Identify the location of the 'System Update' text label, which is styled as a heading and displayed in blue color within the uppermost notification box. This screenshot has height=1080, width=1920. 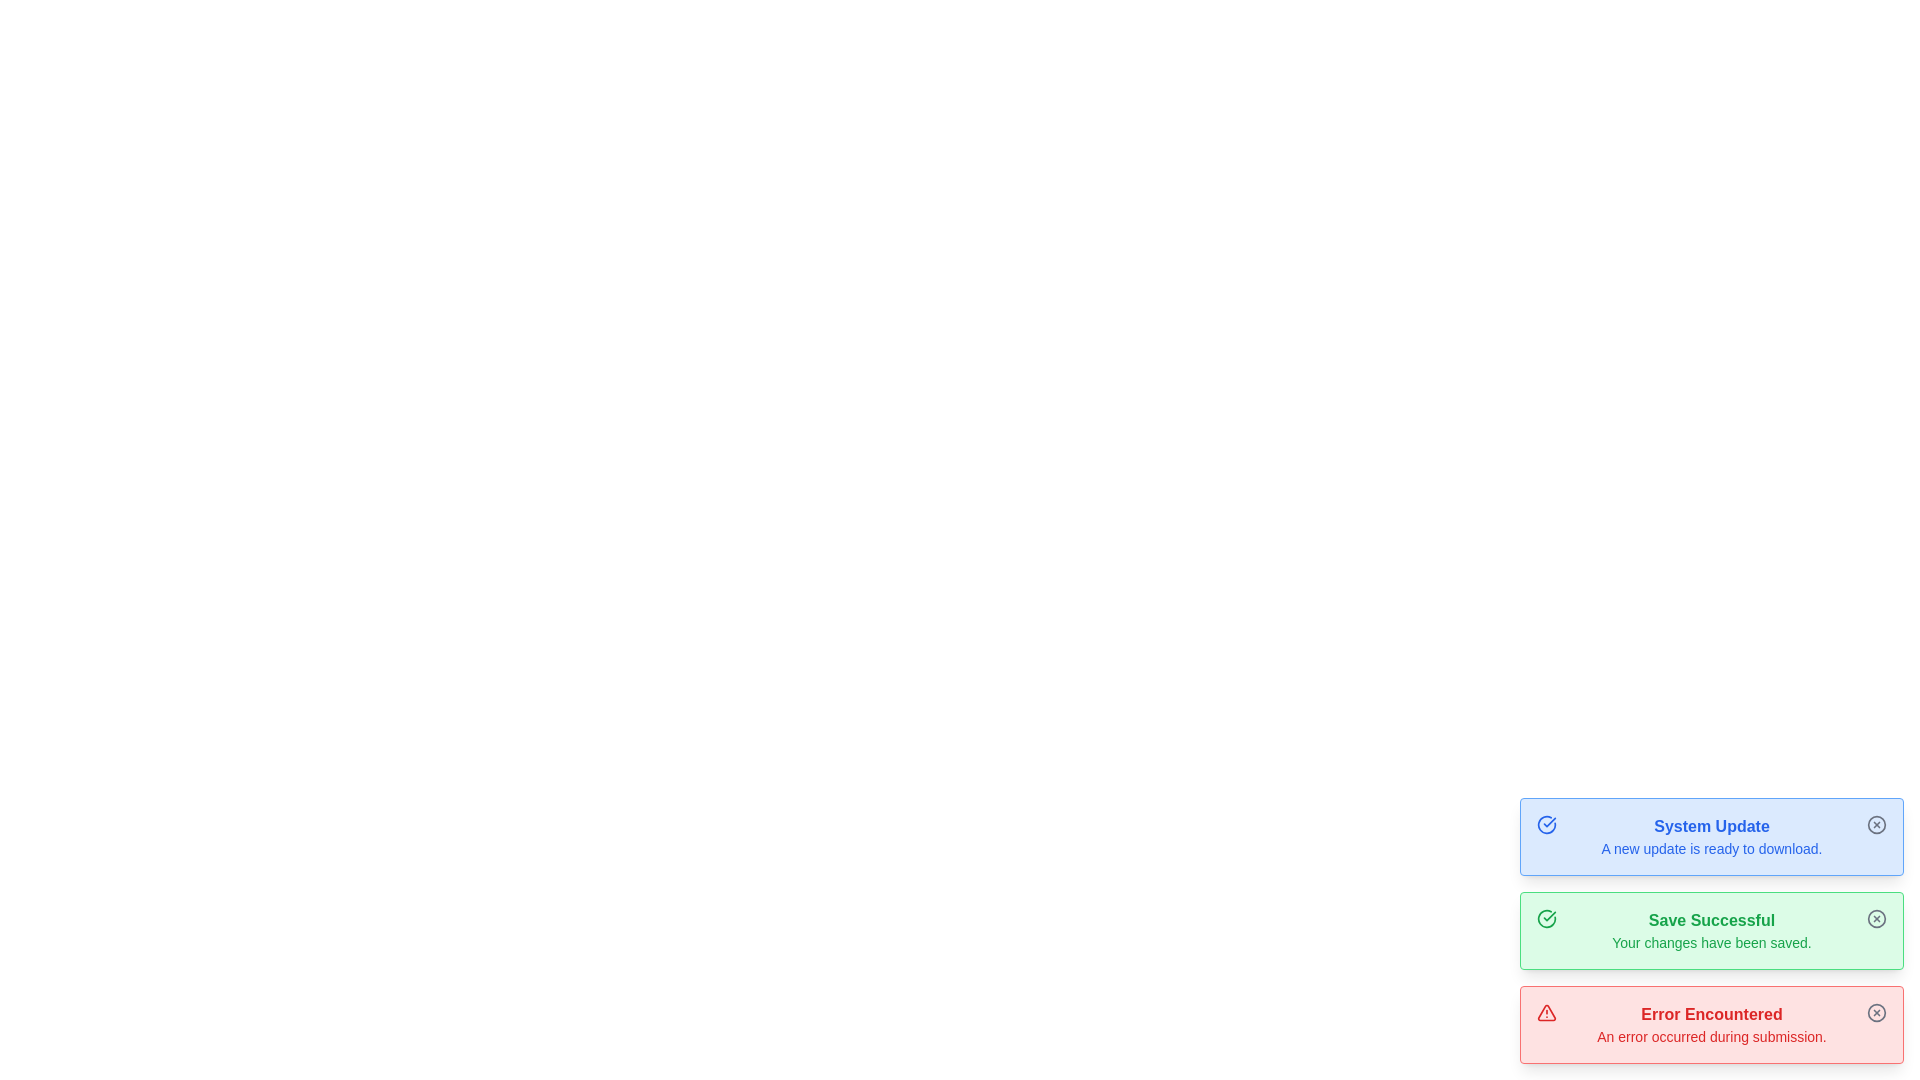
(1711, 826).